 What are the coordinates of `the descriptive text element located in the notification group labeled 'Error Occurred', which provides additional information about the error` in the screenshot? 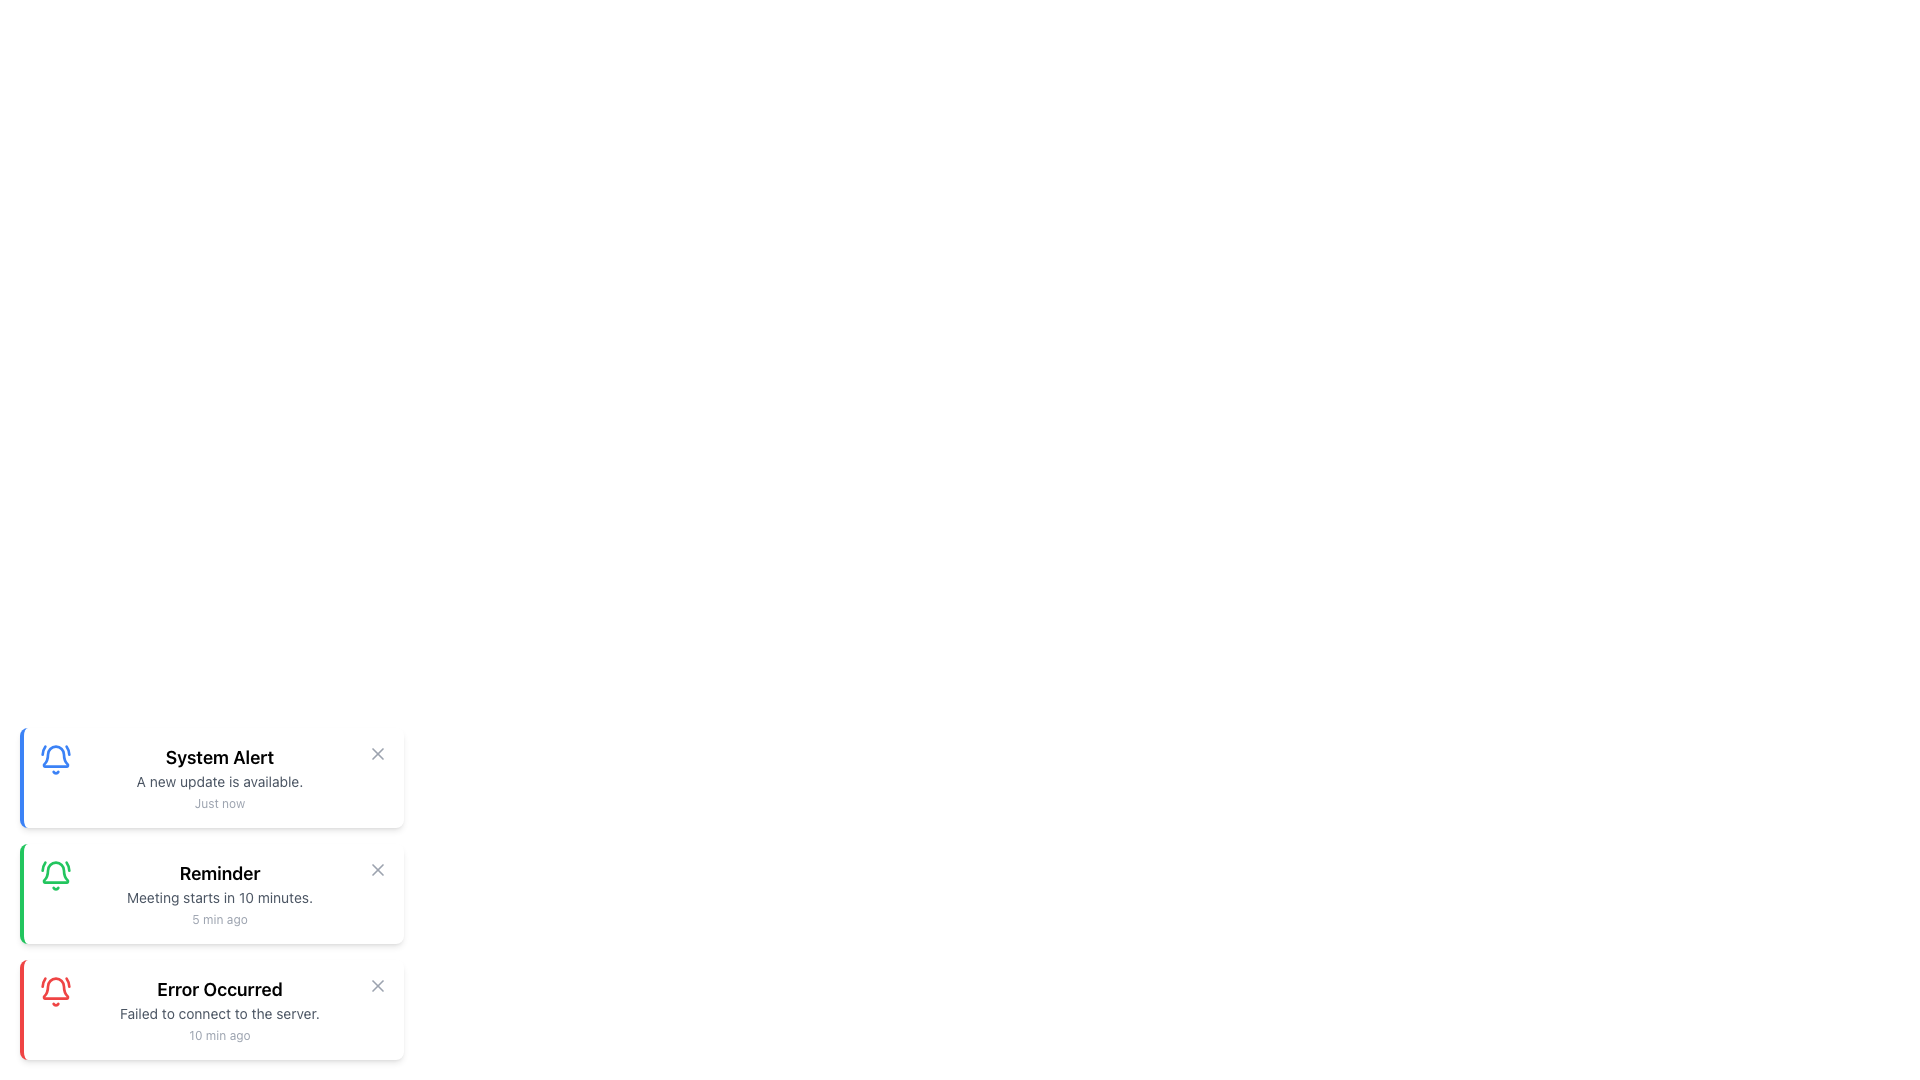 It's located at (220, 1014).